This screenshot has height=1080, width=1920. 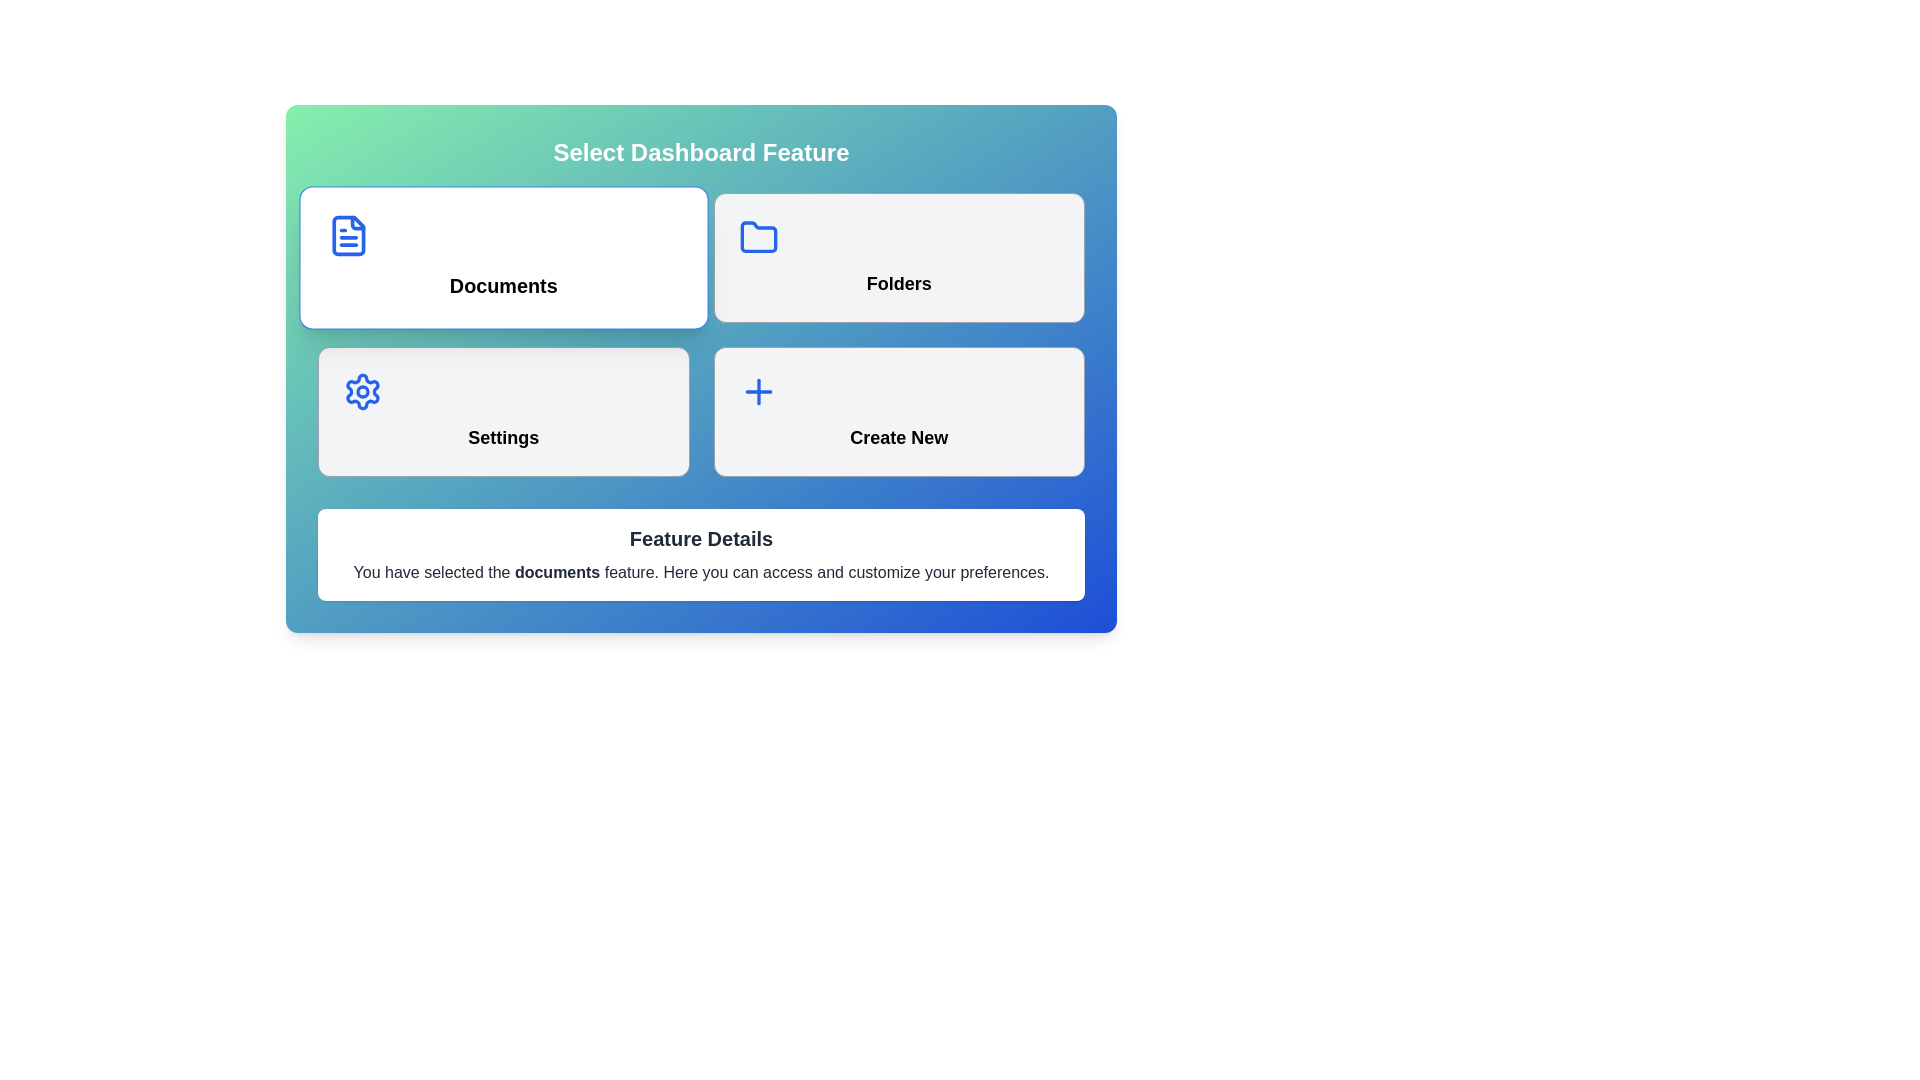 I want to click on the 'Documents' icon located on the top-left side of the grid layout of the dashboard interface, so click(x=348, y=234).